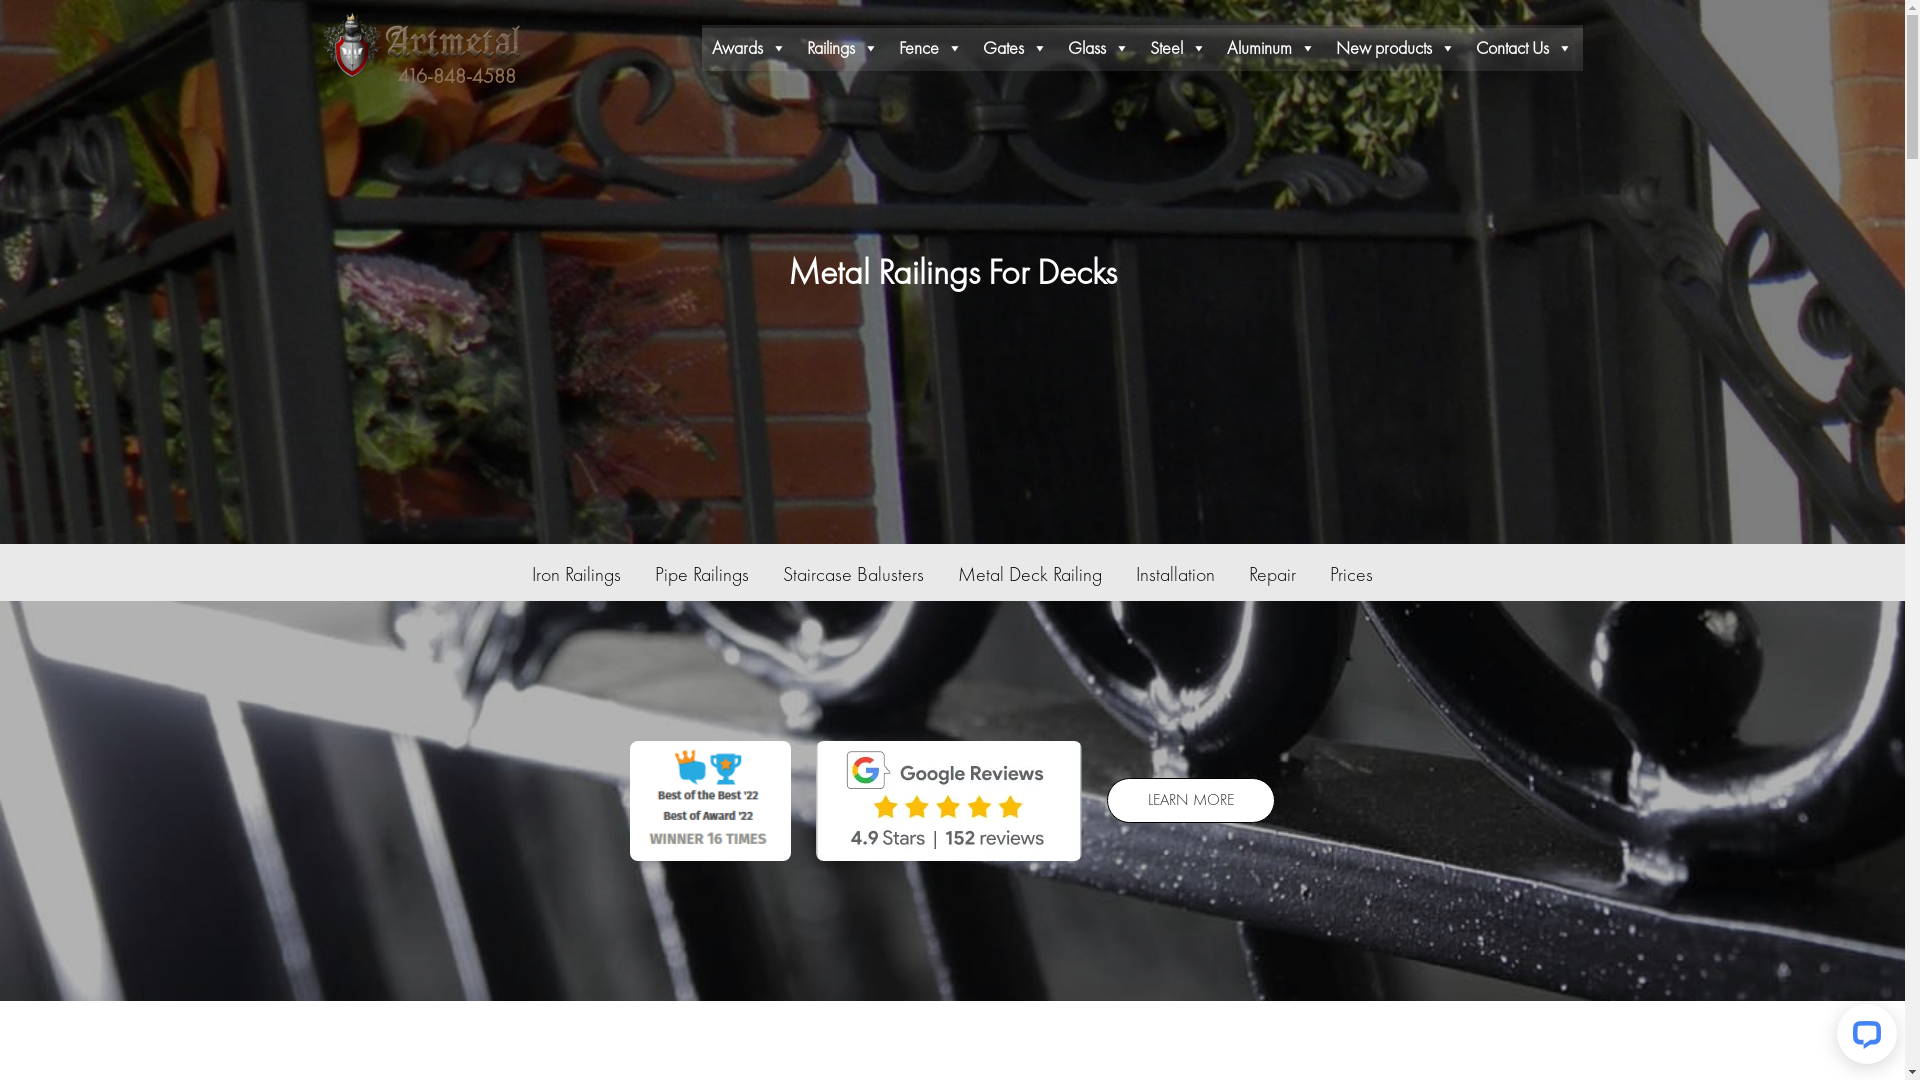  What do you see at coordinates (1395, 46) in the screenshot?
I see `'New products'` at bounding box center [1395, 46].